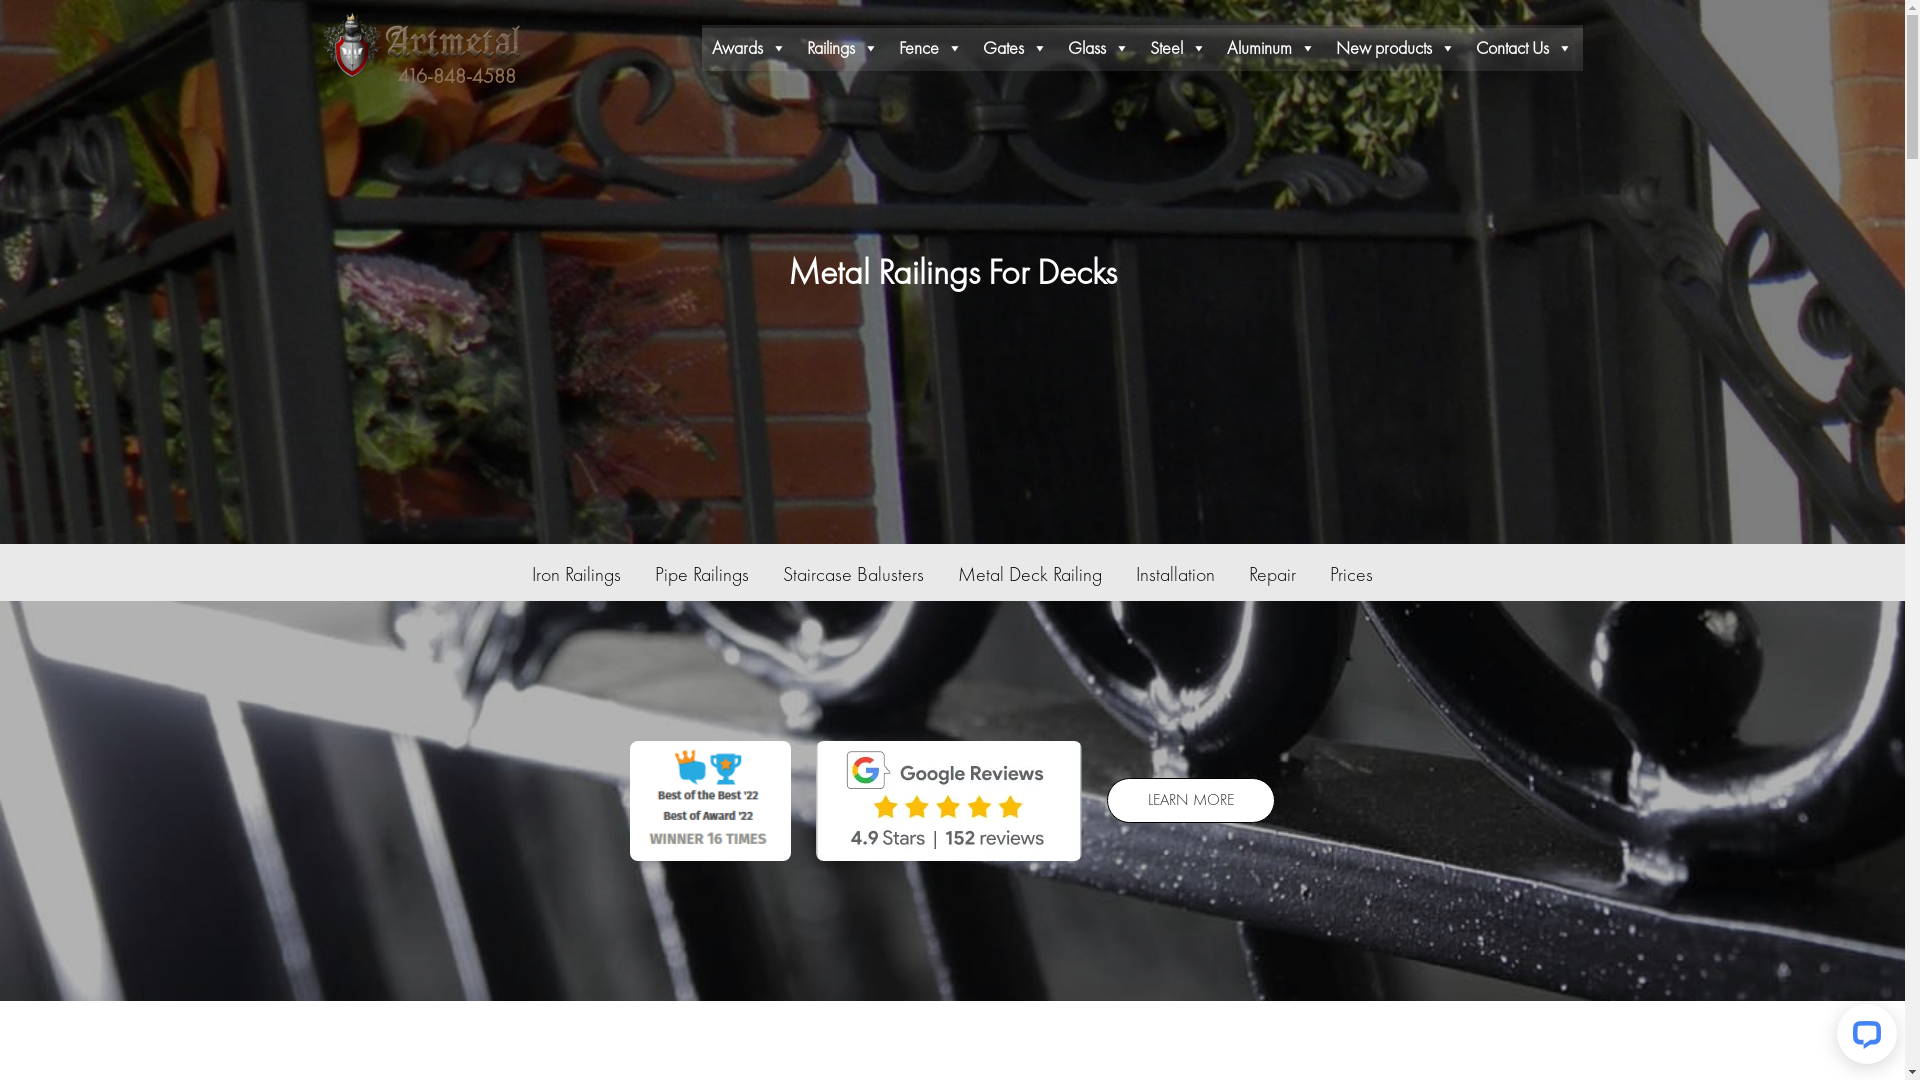  What do you see at coordinates (1395, 46) in the screenshot?
I see `'New products'` at bounding box center [1395, 46].